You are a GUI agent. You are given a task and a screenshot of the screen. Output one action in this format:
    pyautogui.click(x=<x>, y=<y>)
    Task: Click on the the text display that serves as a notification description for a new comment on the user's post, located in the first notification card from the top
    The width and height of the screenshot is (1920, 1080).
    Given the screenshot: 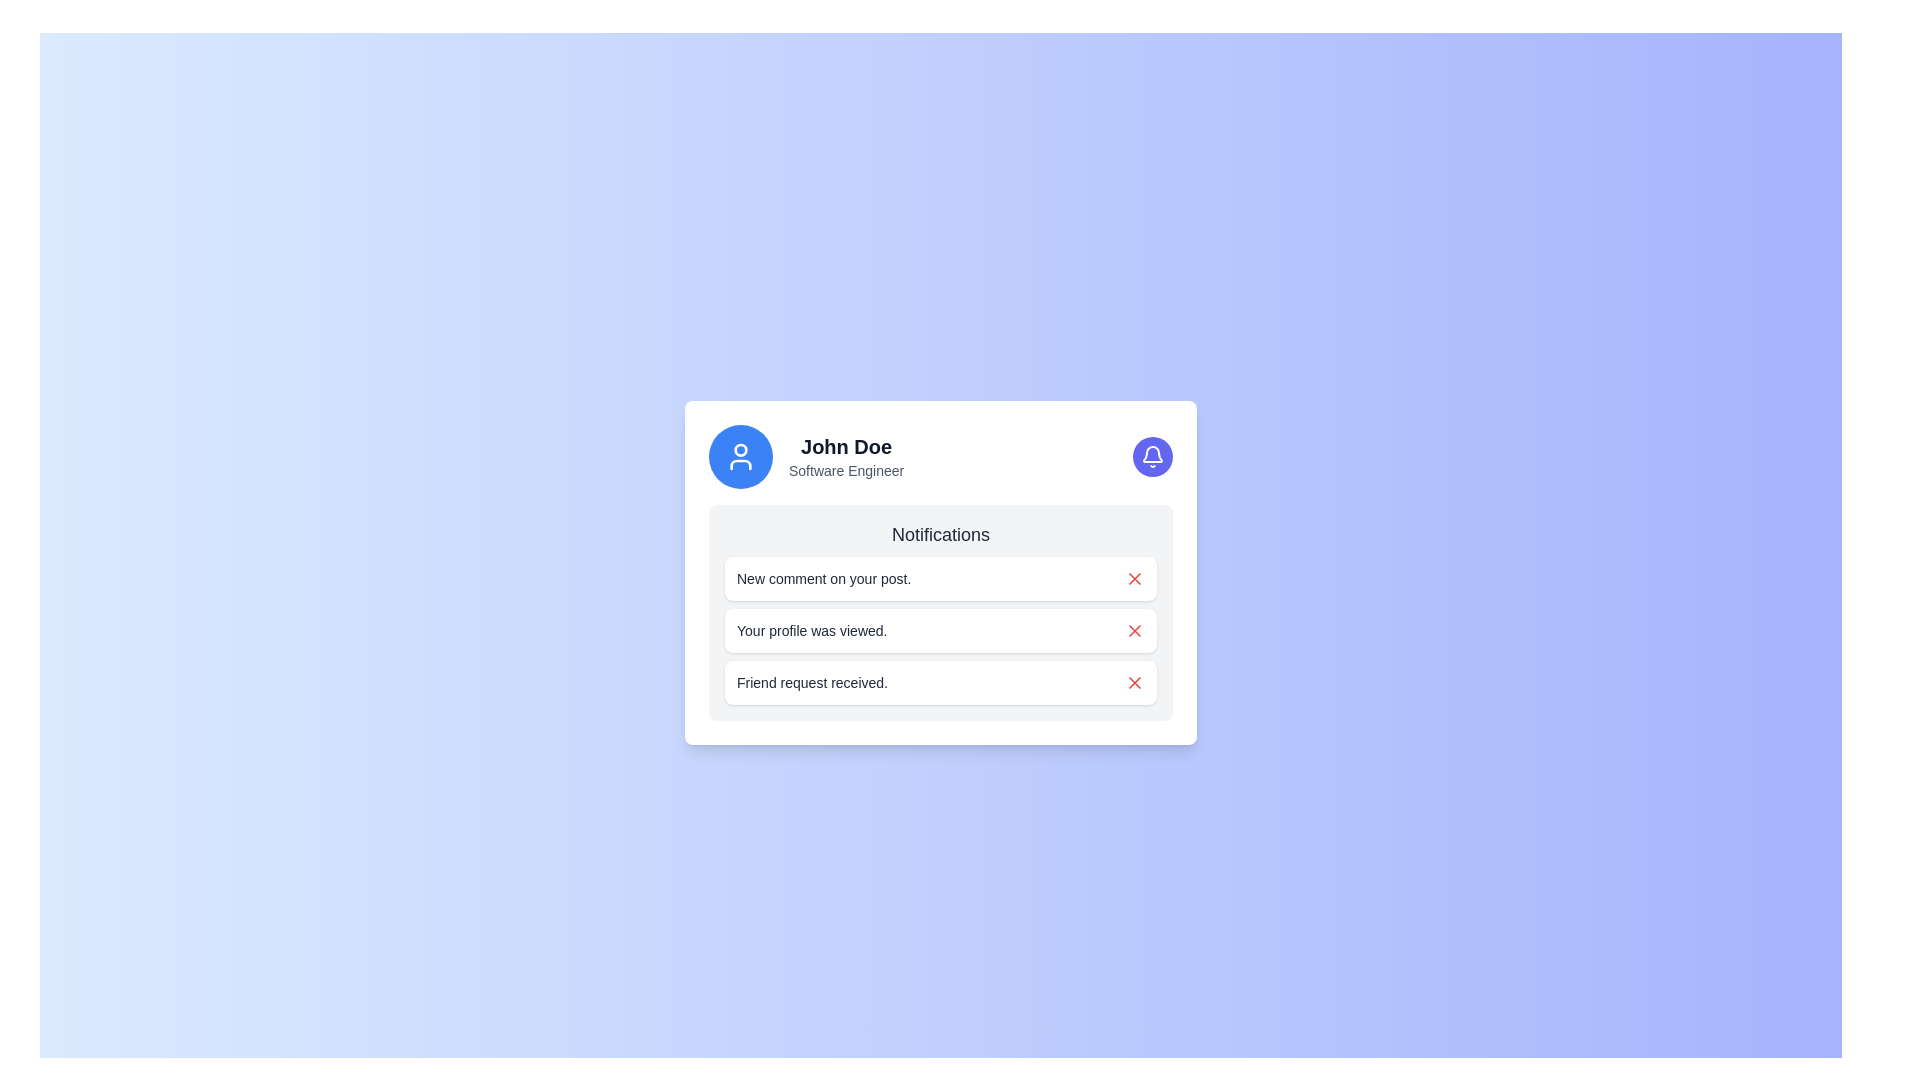 What is the action you would take?
    pyautogui.click(x=824, y=578)
    